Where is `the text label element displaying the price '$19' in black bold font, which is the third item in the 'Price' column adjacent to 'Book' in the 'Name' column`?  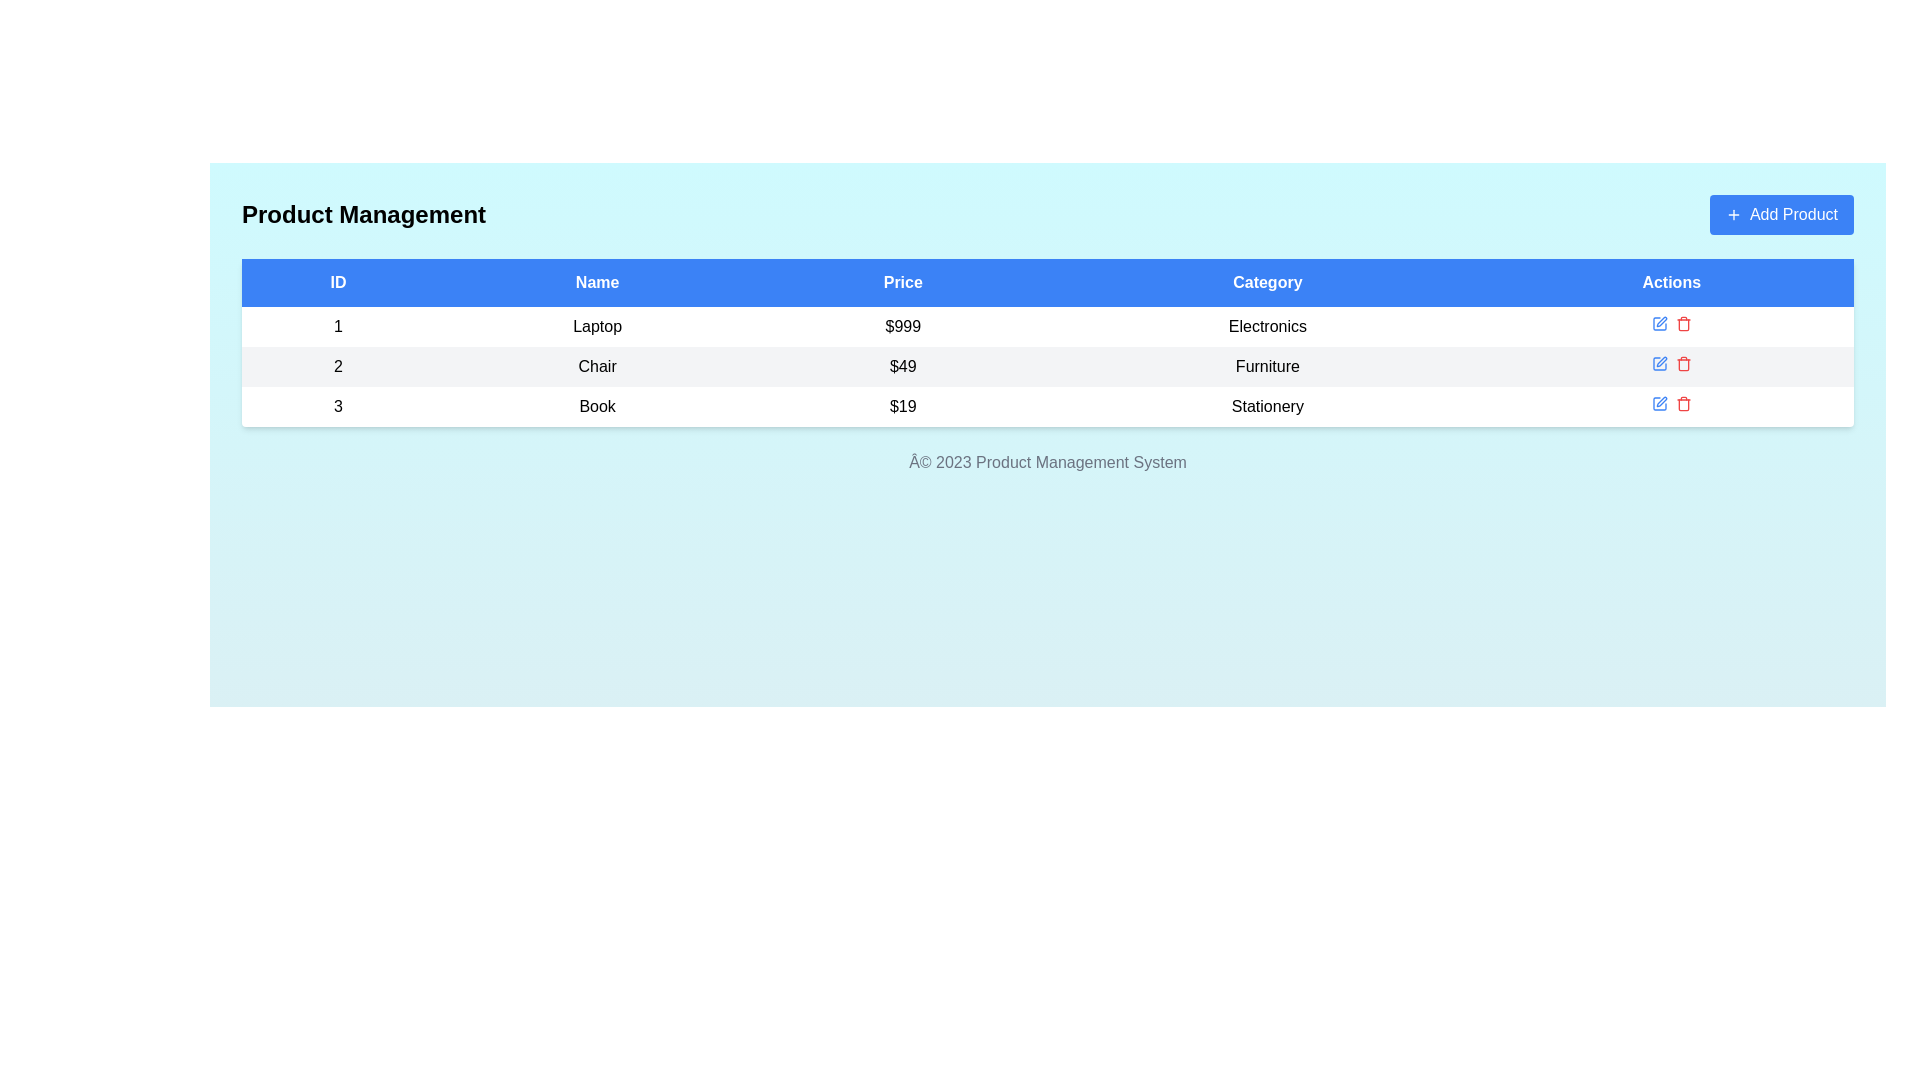 the text label element displaying the price '$19' in black bold font, which is the third item in the 'Price' column adjacent to 'Book' in the 'Name' column is located at coordinates (902, 406).